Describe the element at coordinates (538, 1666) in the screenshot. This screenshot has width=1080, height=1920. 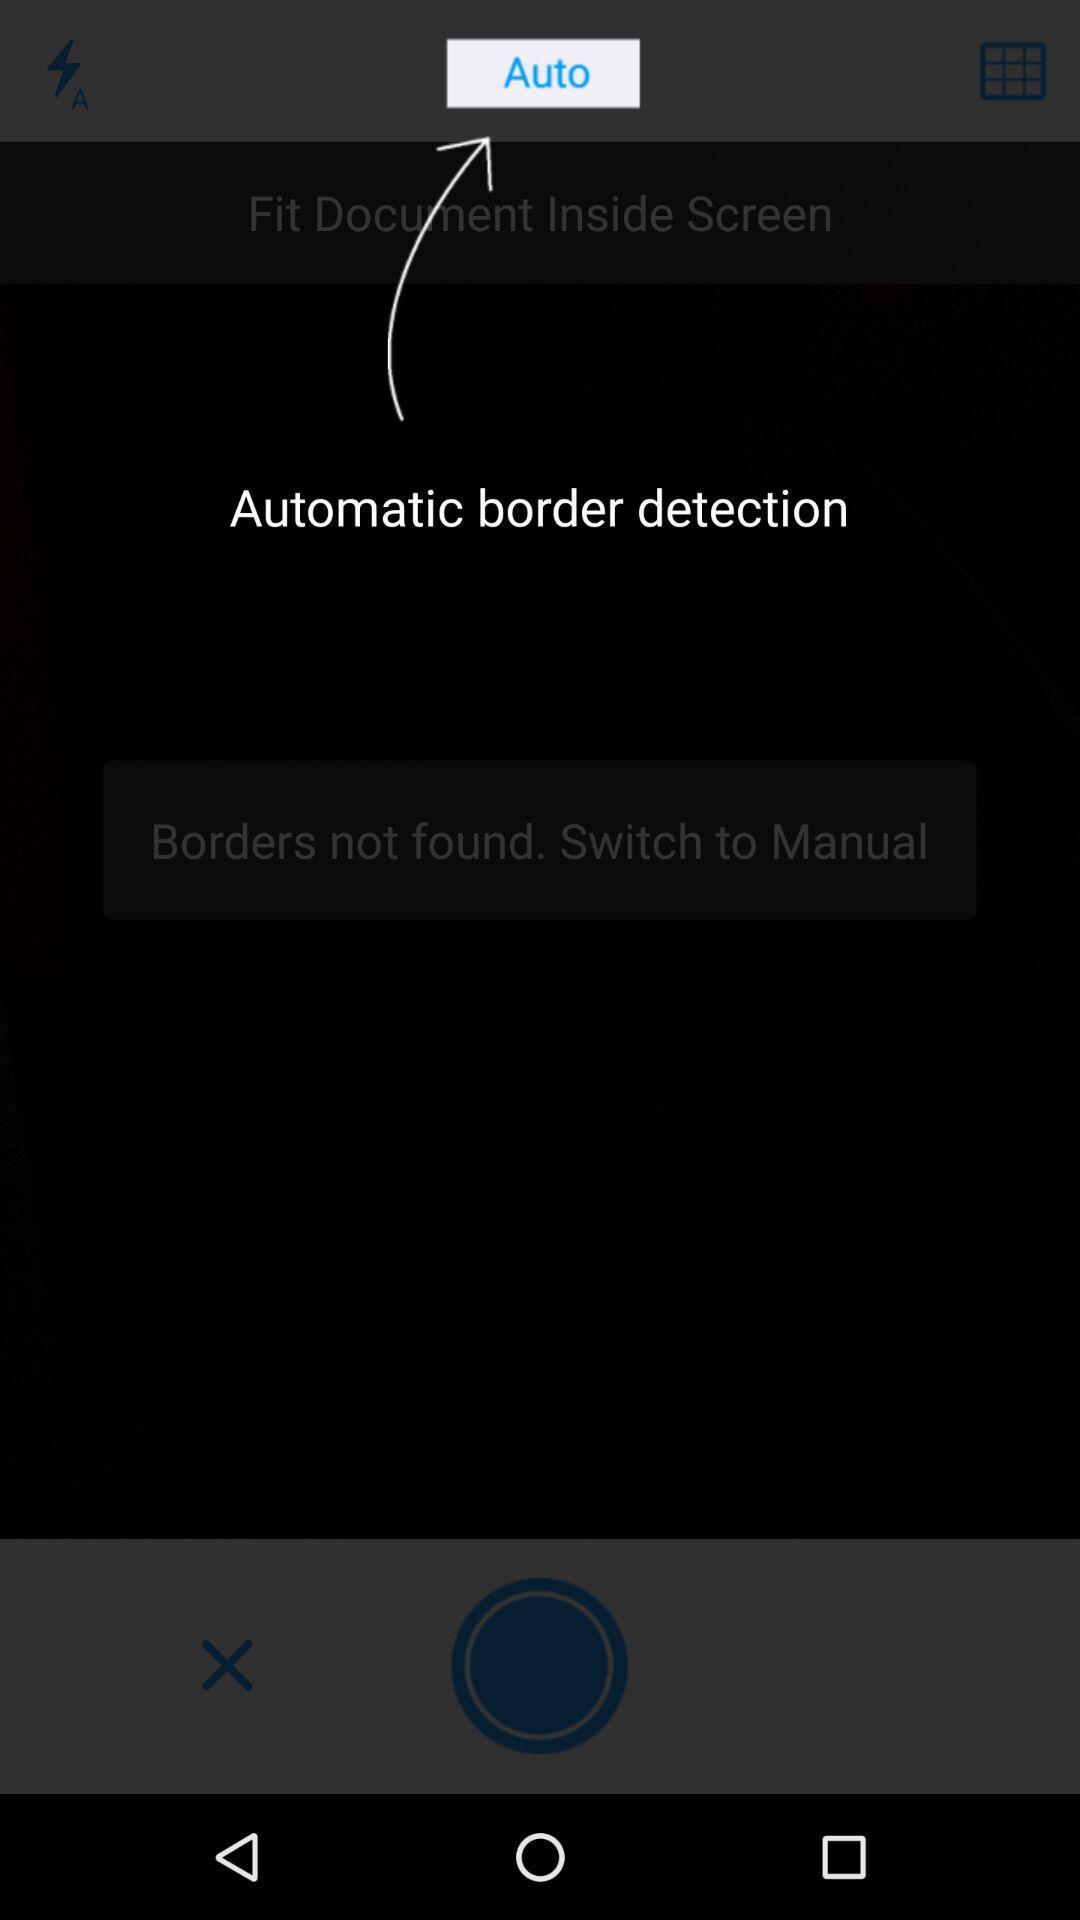
I see `the add icon` at that location.